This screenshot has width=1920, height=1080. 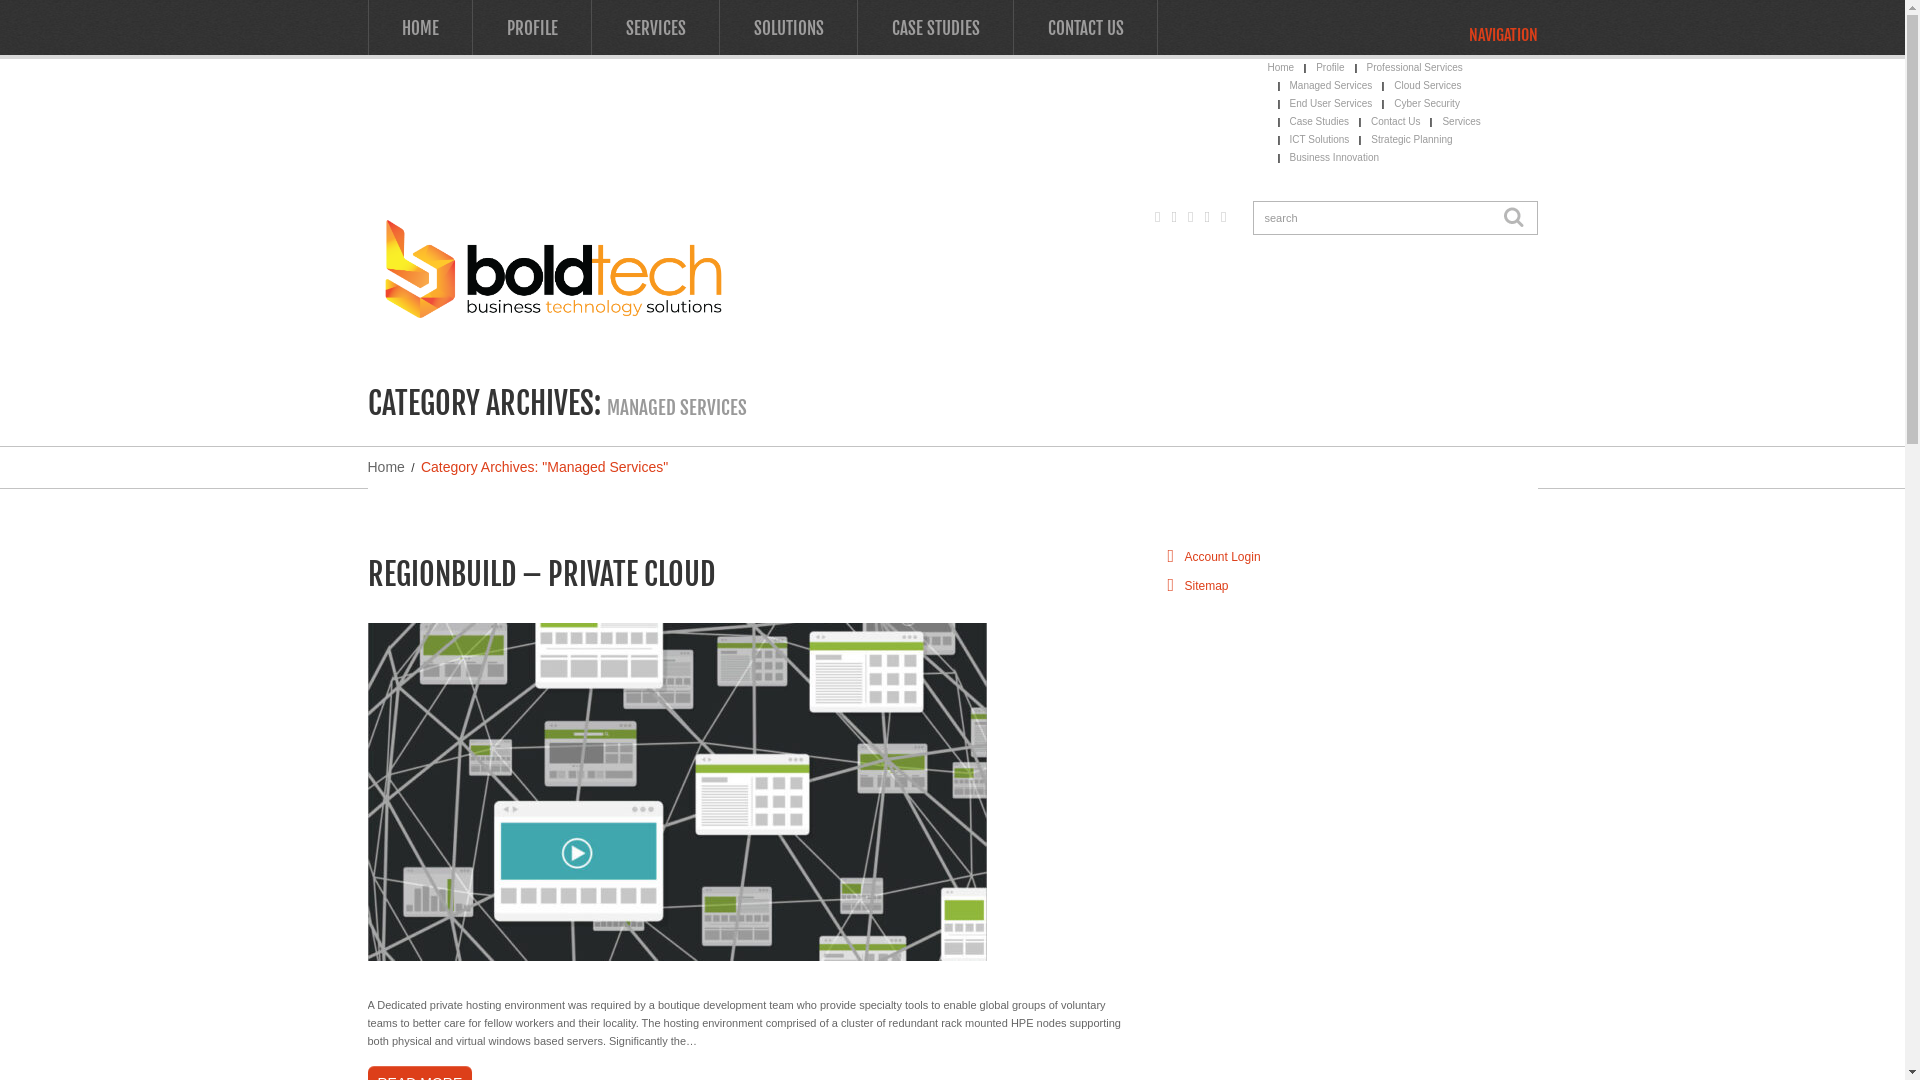 I want to click on 'business technology solutions', so click(x=552, y=266).